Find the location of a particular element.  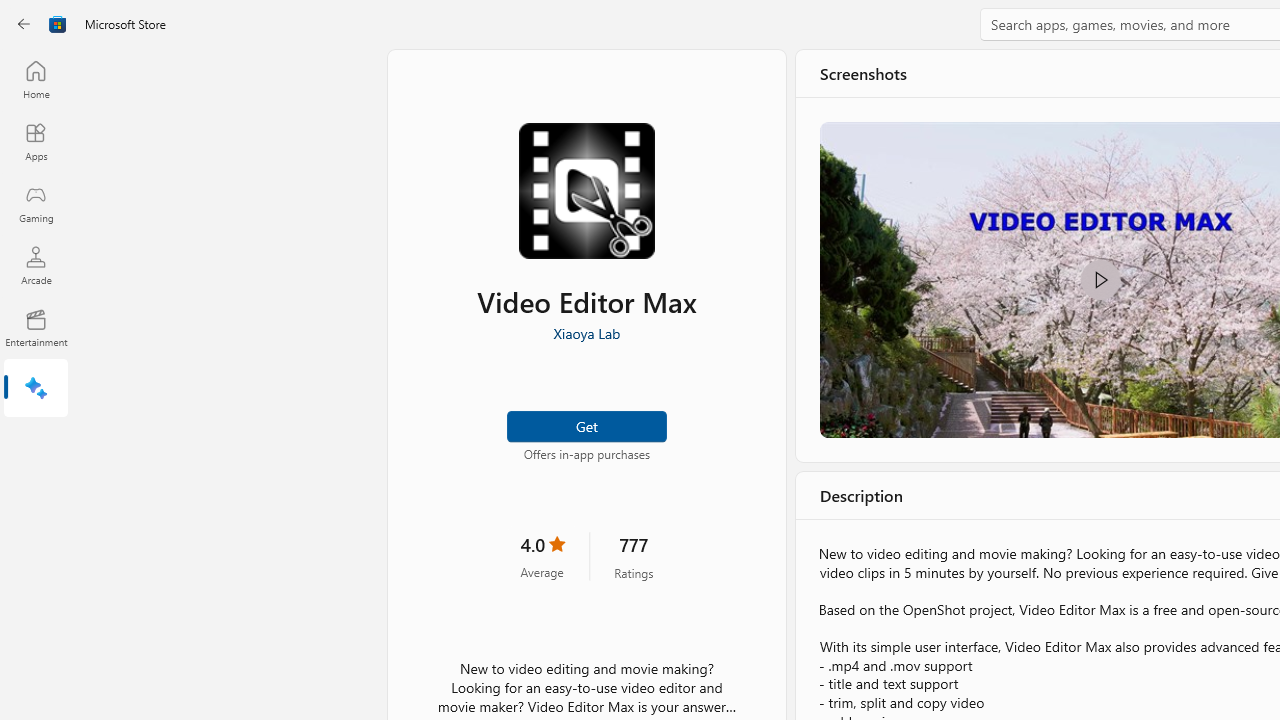

'Apps' is located at coordinates (35, 140).